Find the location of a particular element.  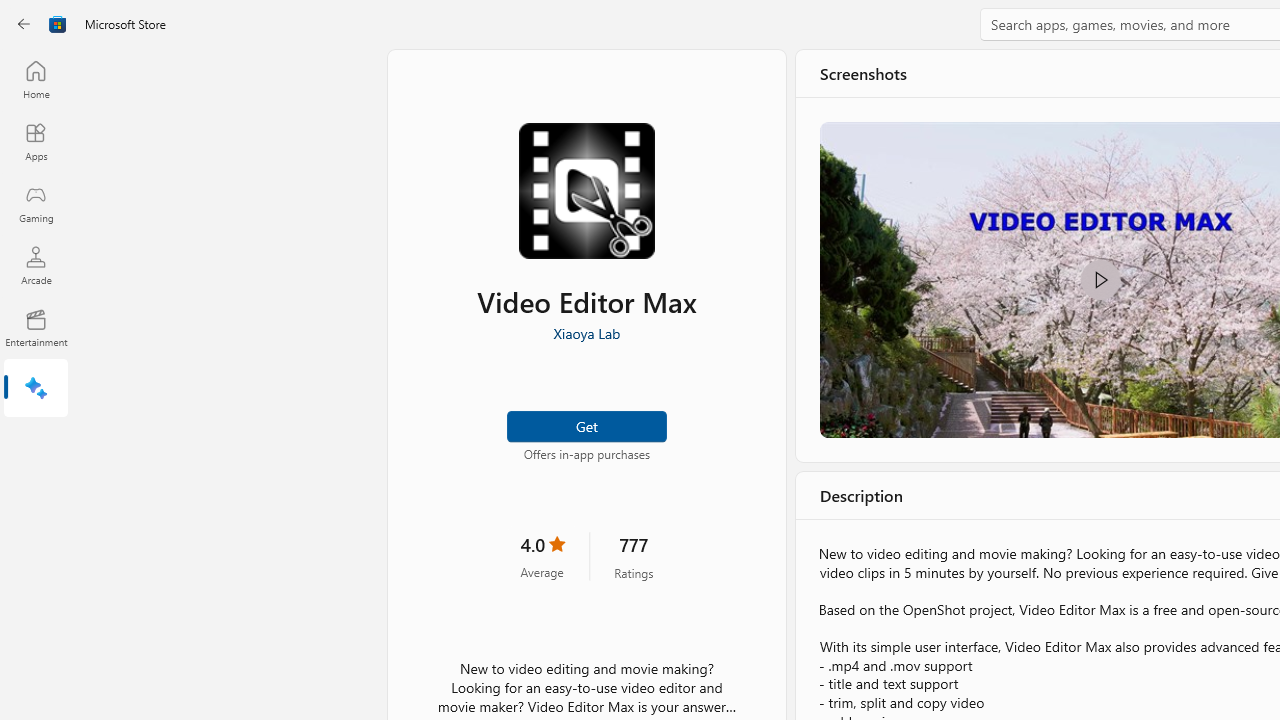

'Apps' is located at coordinates (35, 140).